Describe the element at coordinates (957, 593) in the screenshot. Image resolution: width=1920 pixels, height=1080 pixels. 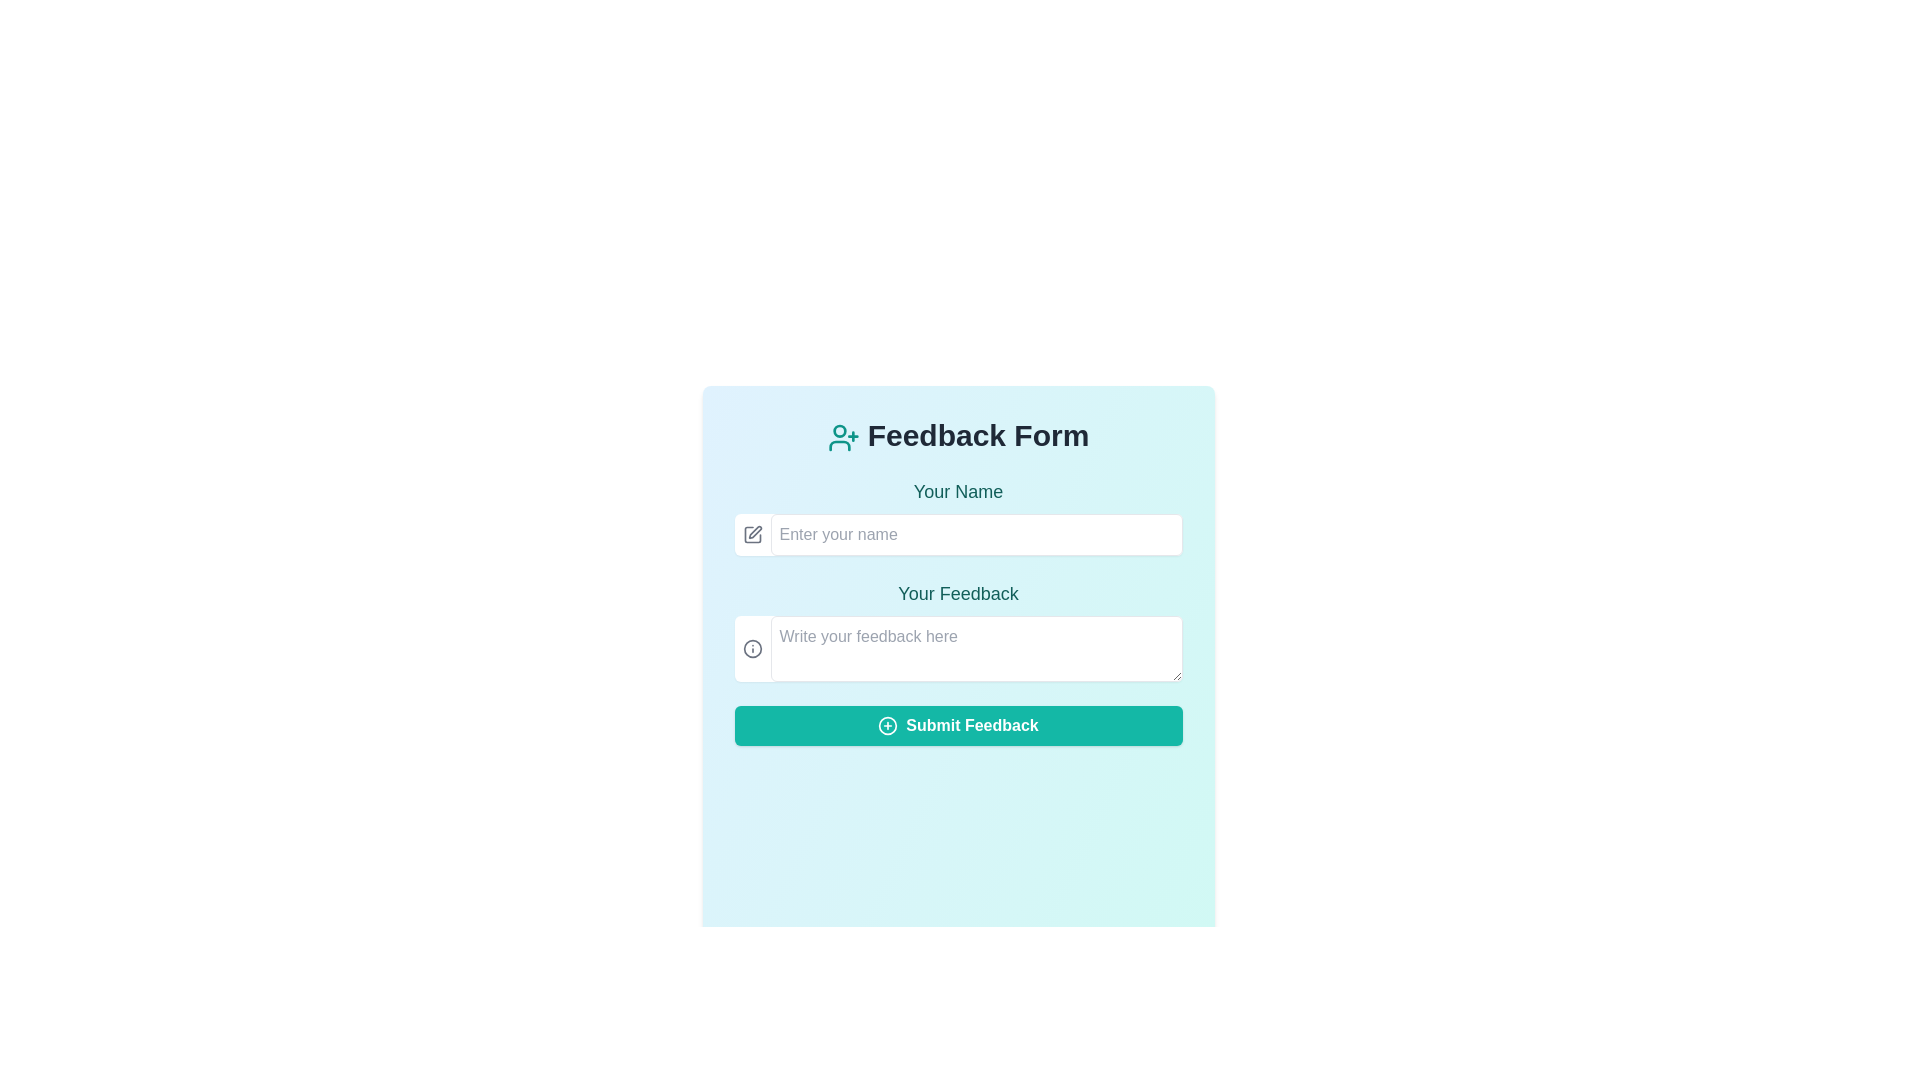
I see `the 'Your Feedback' text label, which is styled in a medium-sized, teal font with a serif typeface and positioned at the upper part of a feedback form` at that location.